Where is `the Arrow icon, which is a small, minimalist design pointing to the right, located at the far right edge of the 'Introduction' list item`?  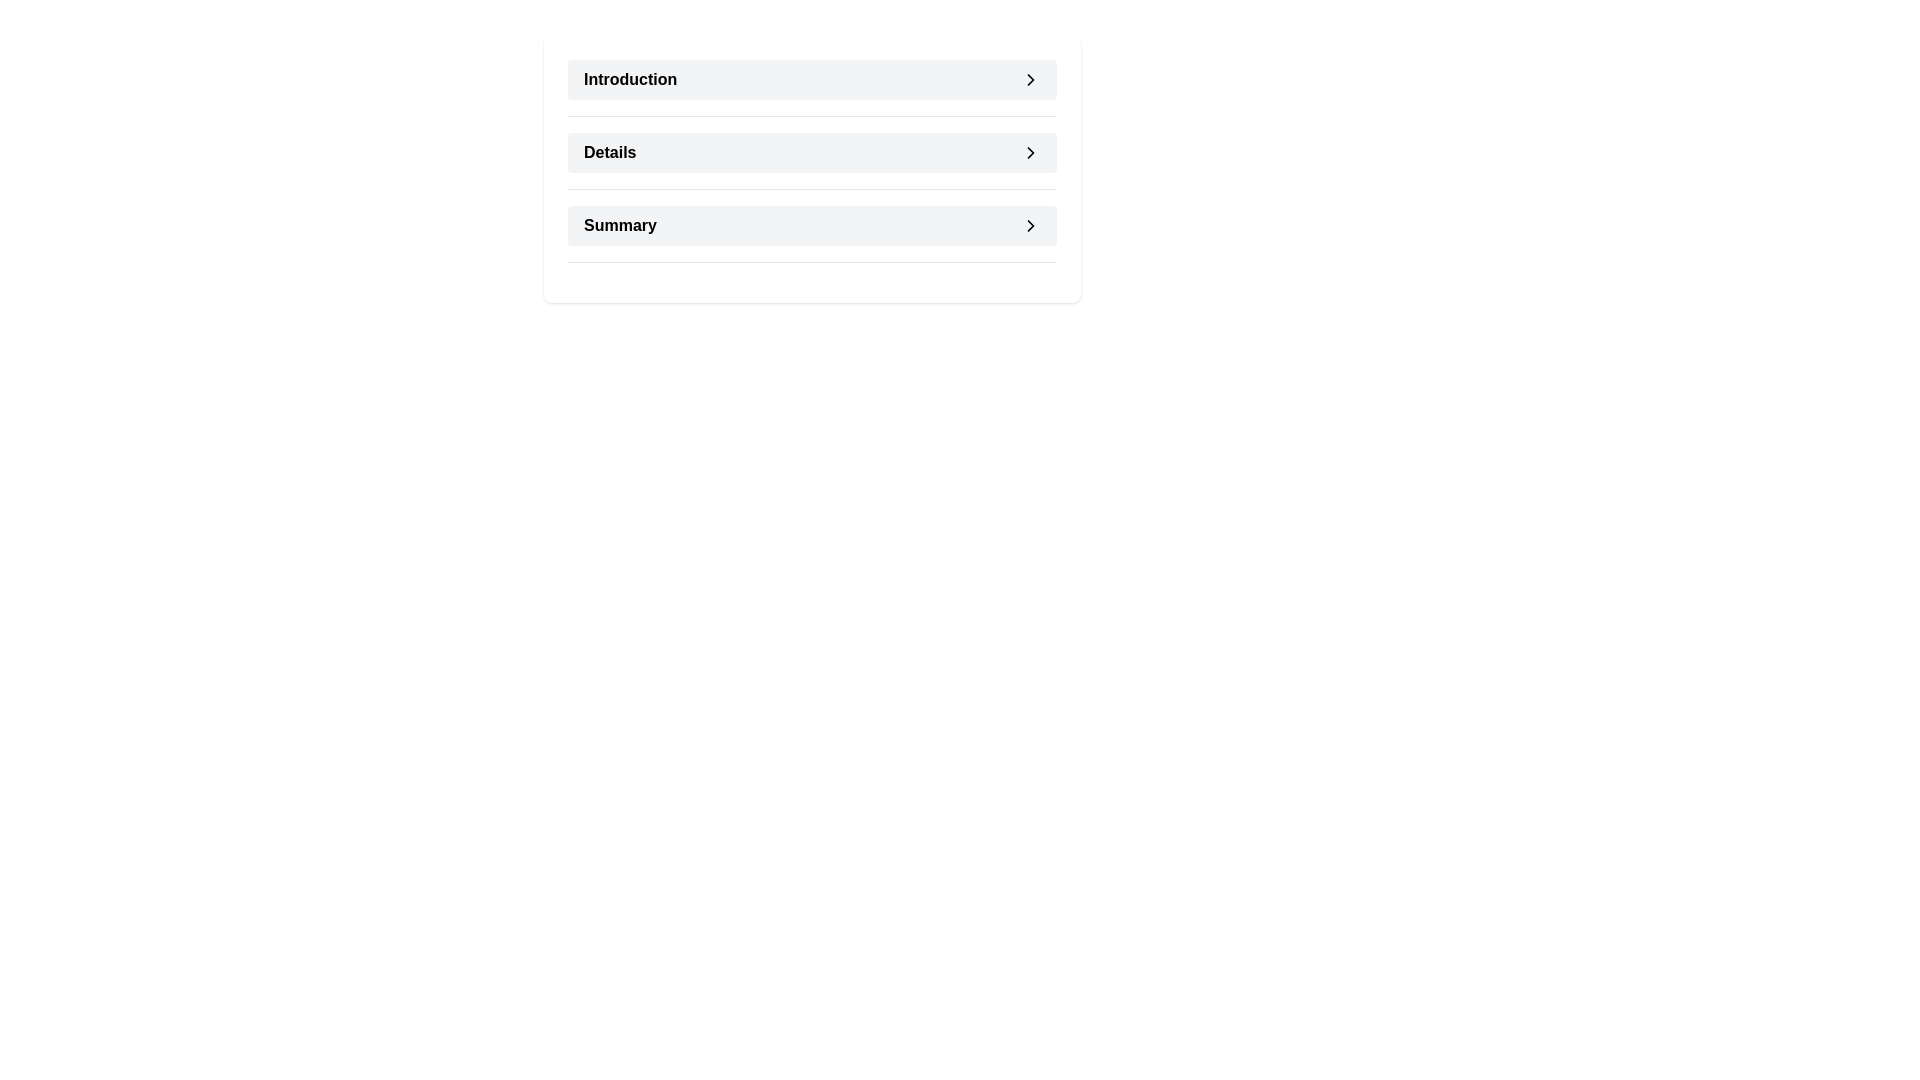 the Arrow icon, which is a small, minimalist design pointing to the right, located at the far right edge of the 'Introduction' list item is located at coordinates (1031, 79).